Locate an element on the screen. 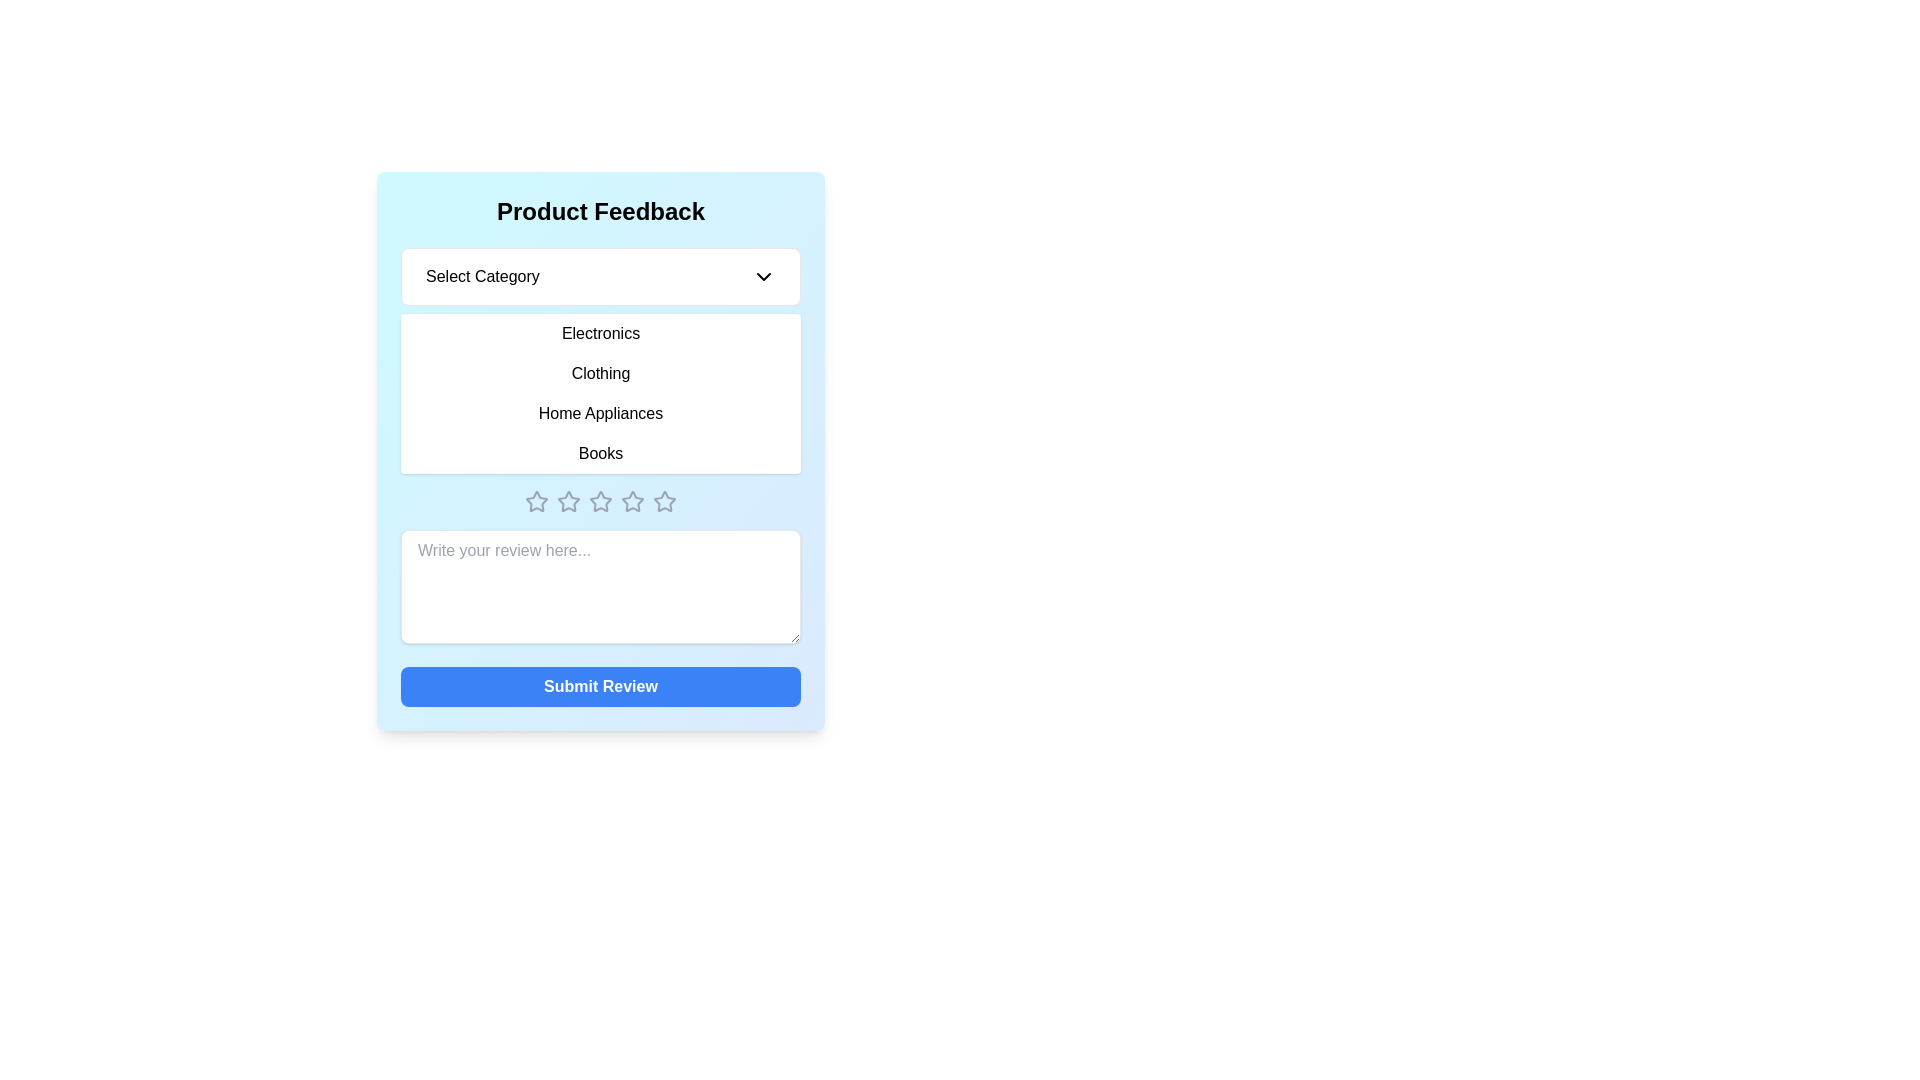  the fifth star icon in the horizontal row of rating options to indicate a rating level is located at coordinates (665, 500).